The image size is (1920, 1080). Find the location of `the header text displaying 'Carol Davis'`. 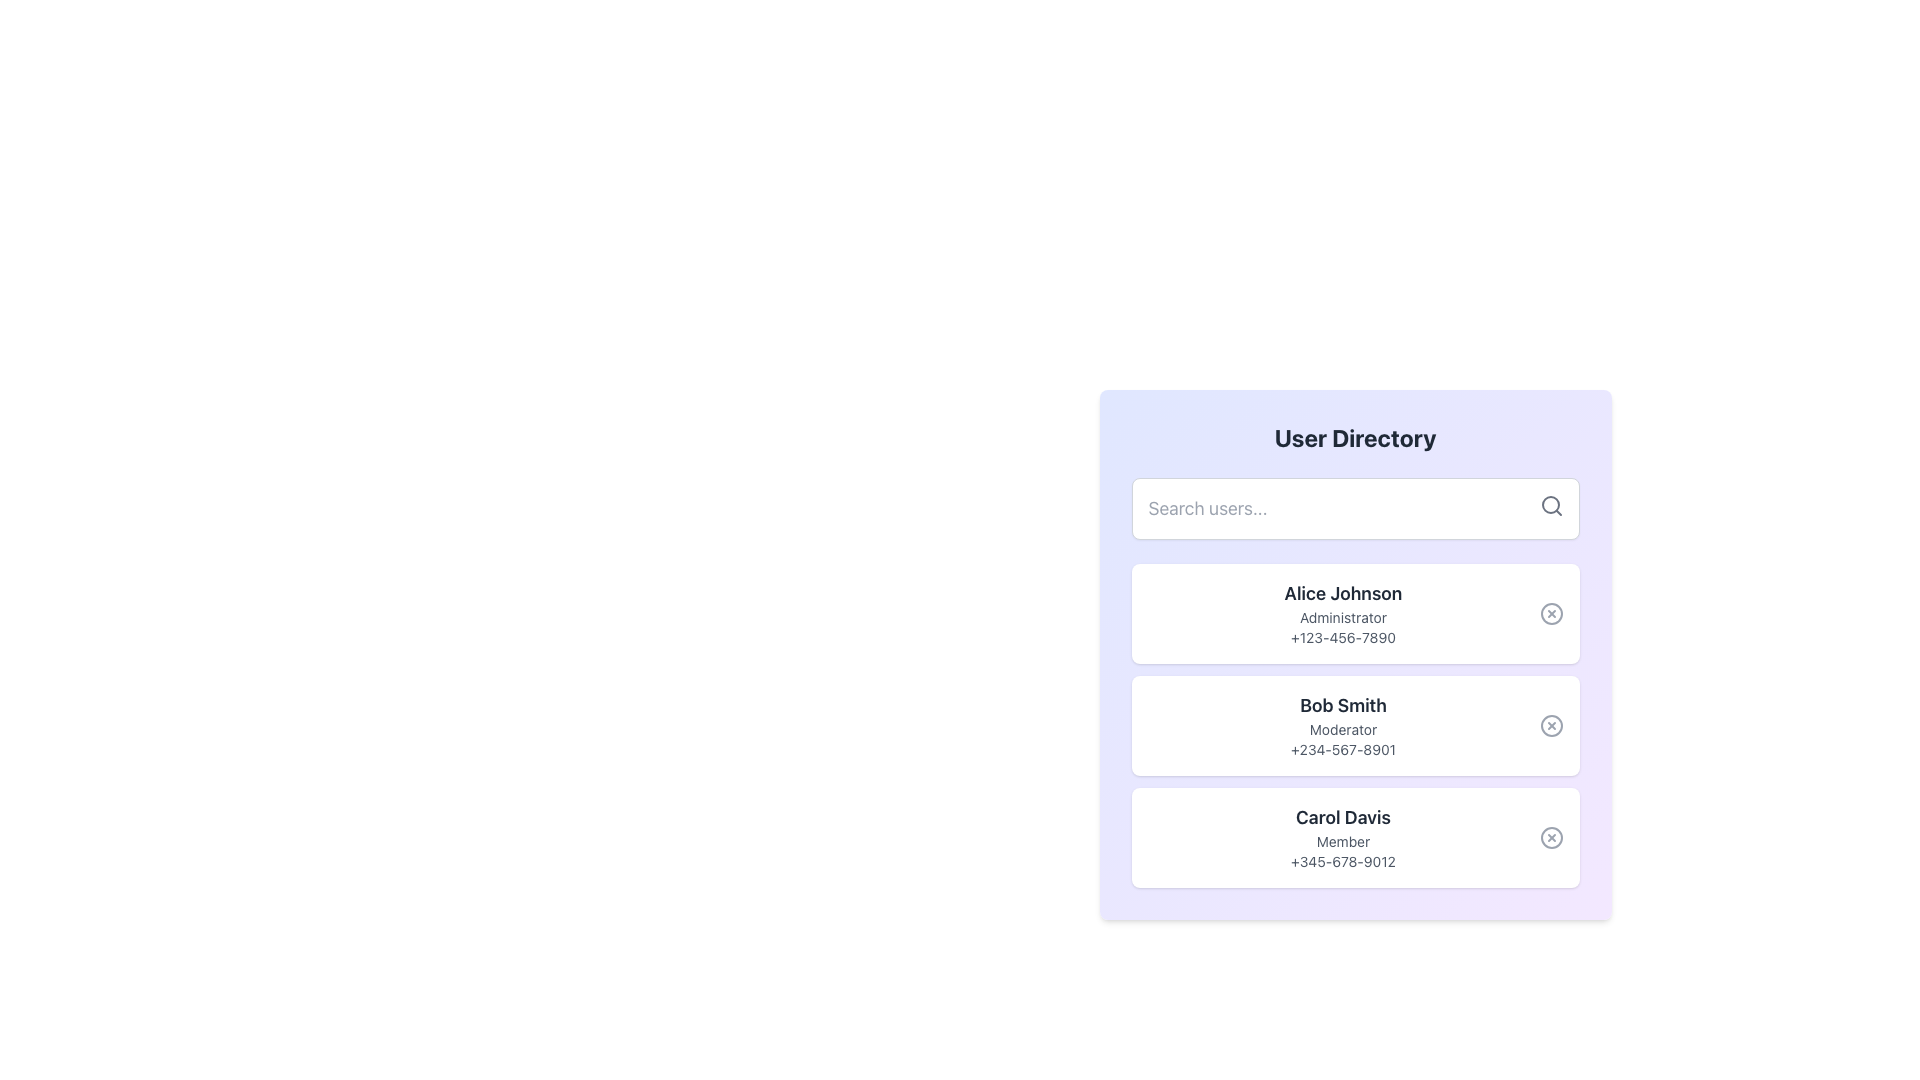

the header text displaying 'Carol Davis' is located at coordinates (1343, 817).